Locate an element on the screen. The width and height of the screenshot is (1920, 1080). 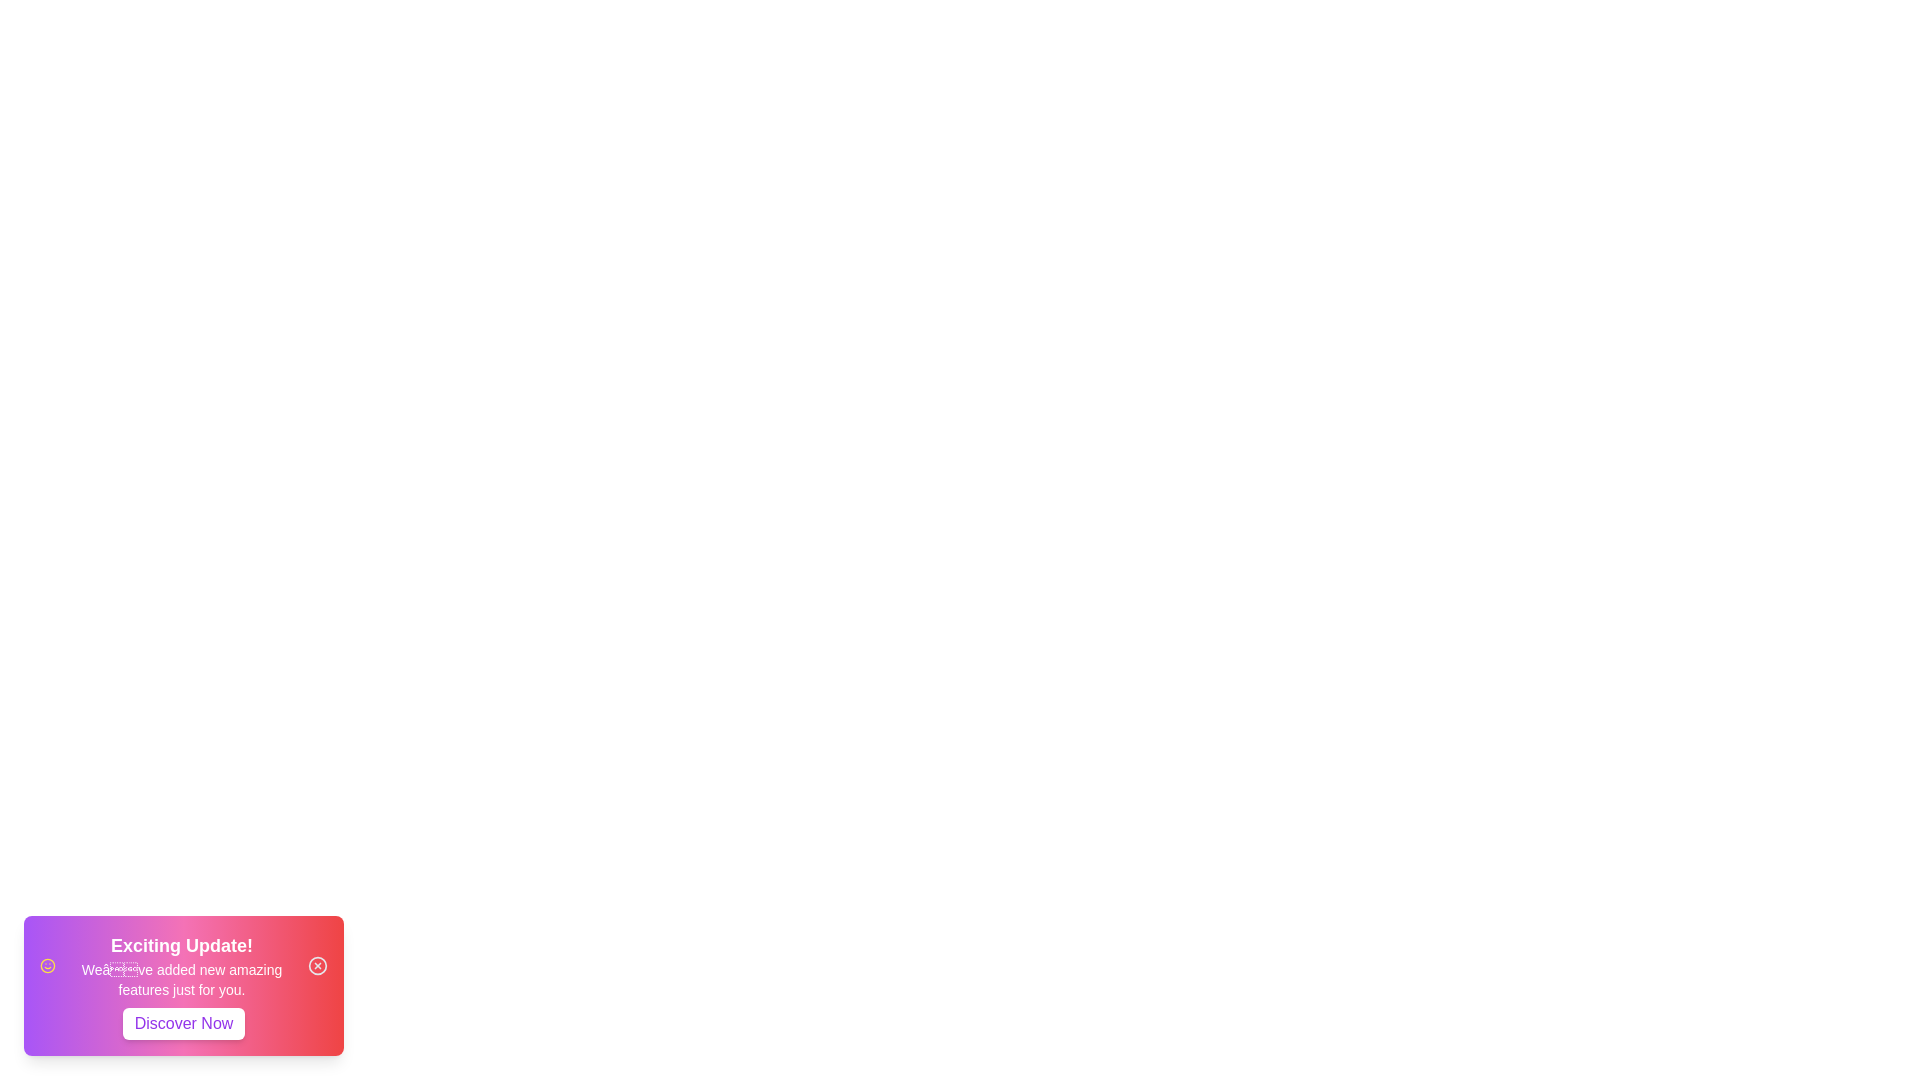
the close button (X) of the snackbar to close it is located at coordinates (316, 964).